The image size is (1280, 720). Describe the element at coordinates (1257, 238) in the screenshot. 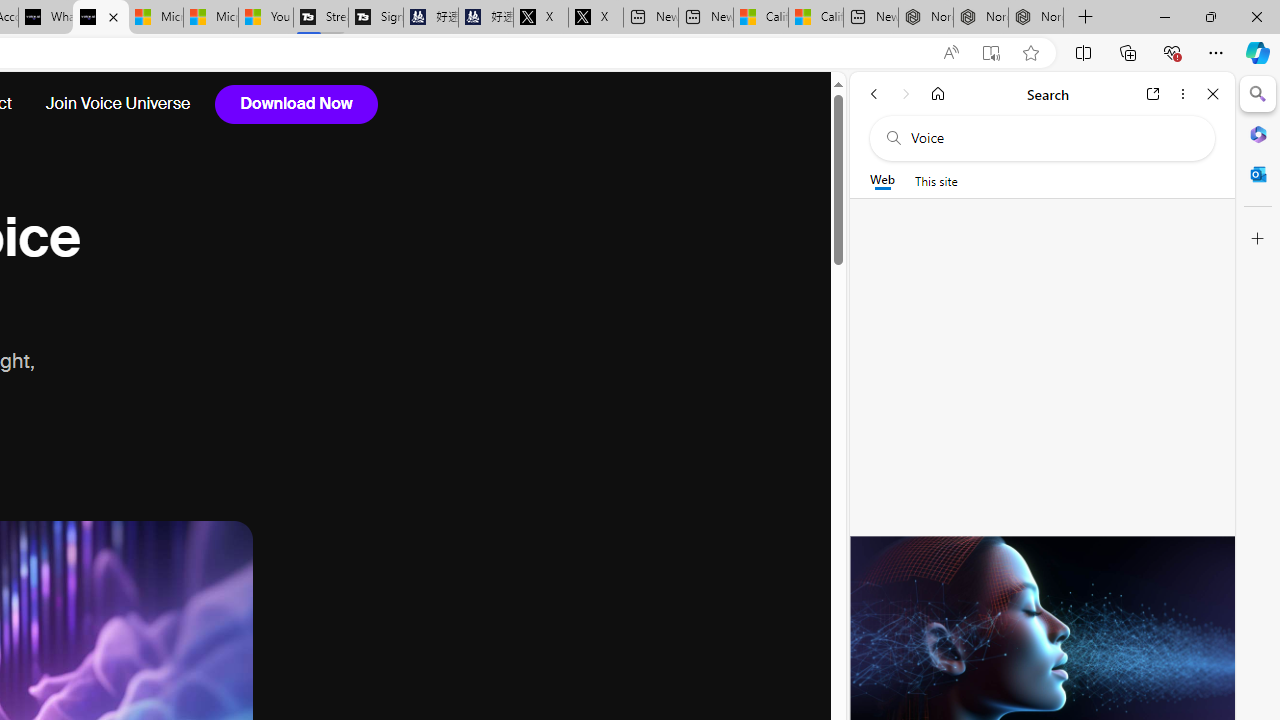

I see `'Customize'` at that location.